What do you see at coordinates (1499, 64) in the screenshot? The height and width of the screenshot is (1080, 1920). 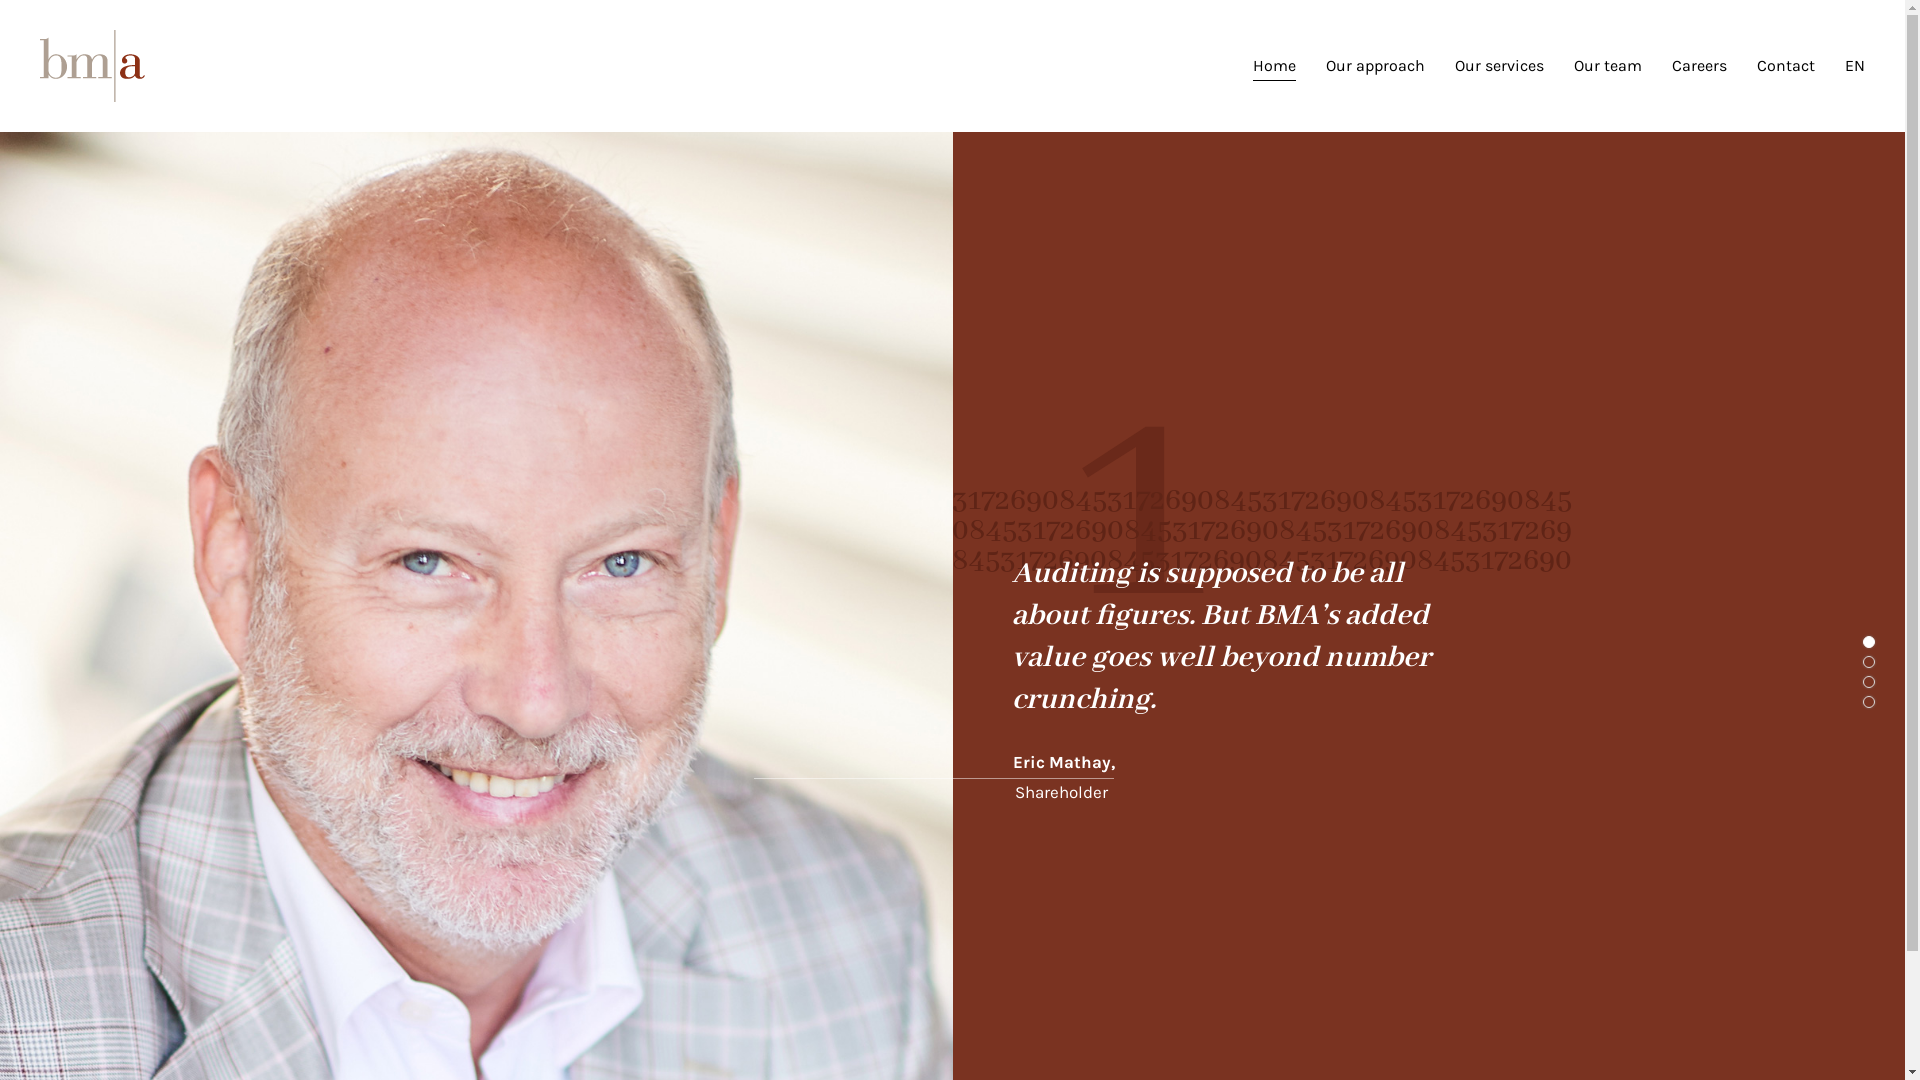 I see `'Our services'` at bounding box center [1499, 64].